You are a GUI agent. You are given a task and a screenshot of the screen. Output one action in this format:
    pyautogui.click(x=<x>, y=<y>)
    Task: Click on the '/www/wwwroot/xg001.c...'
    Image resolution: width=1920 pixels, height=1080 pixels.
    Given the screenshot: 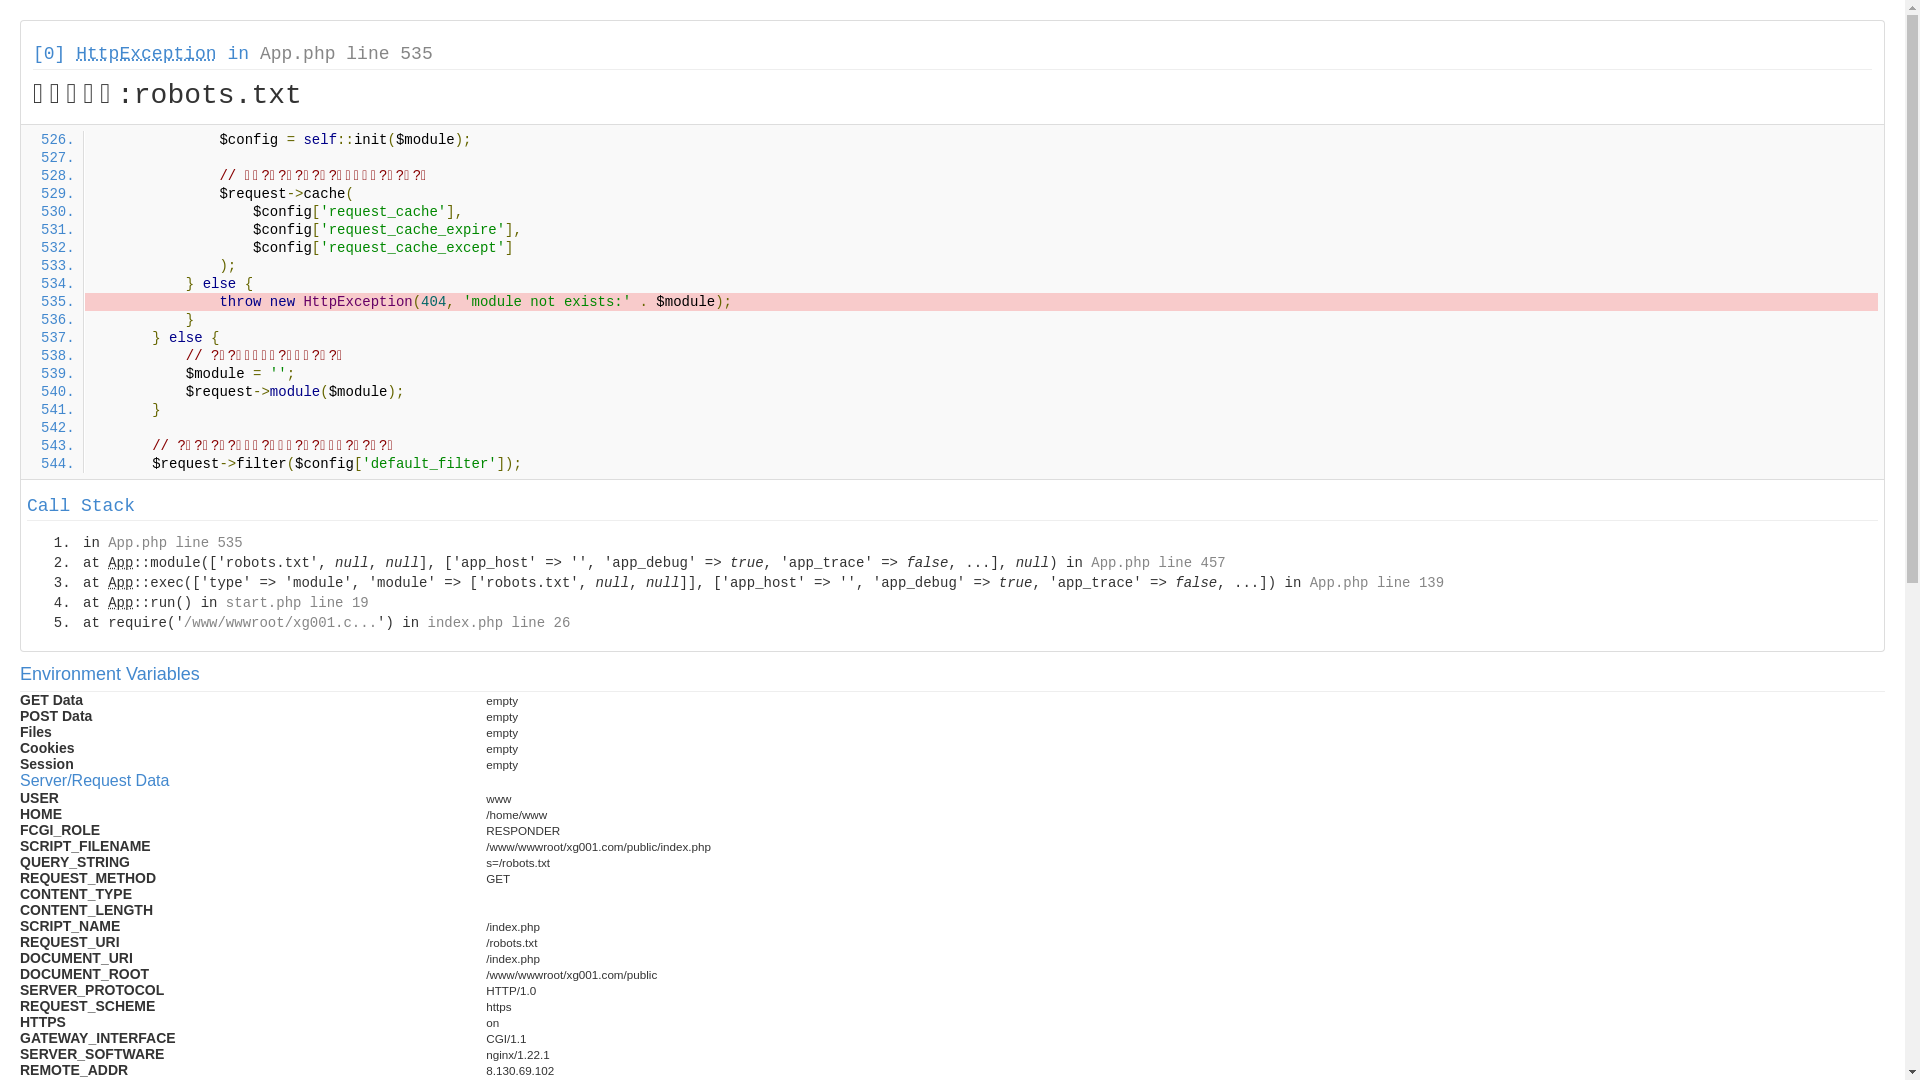 What is the action you would take?
    pyautogui.click(x=279, y=622)
    